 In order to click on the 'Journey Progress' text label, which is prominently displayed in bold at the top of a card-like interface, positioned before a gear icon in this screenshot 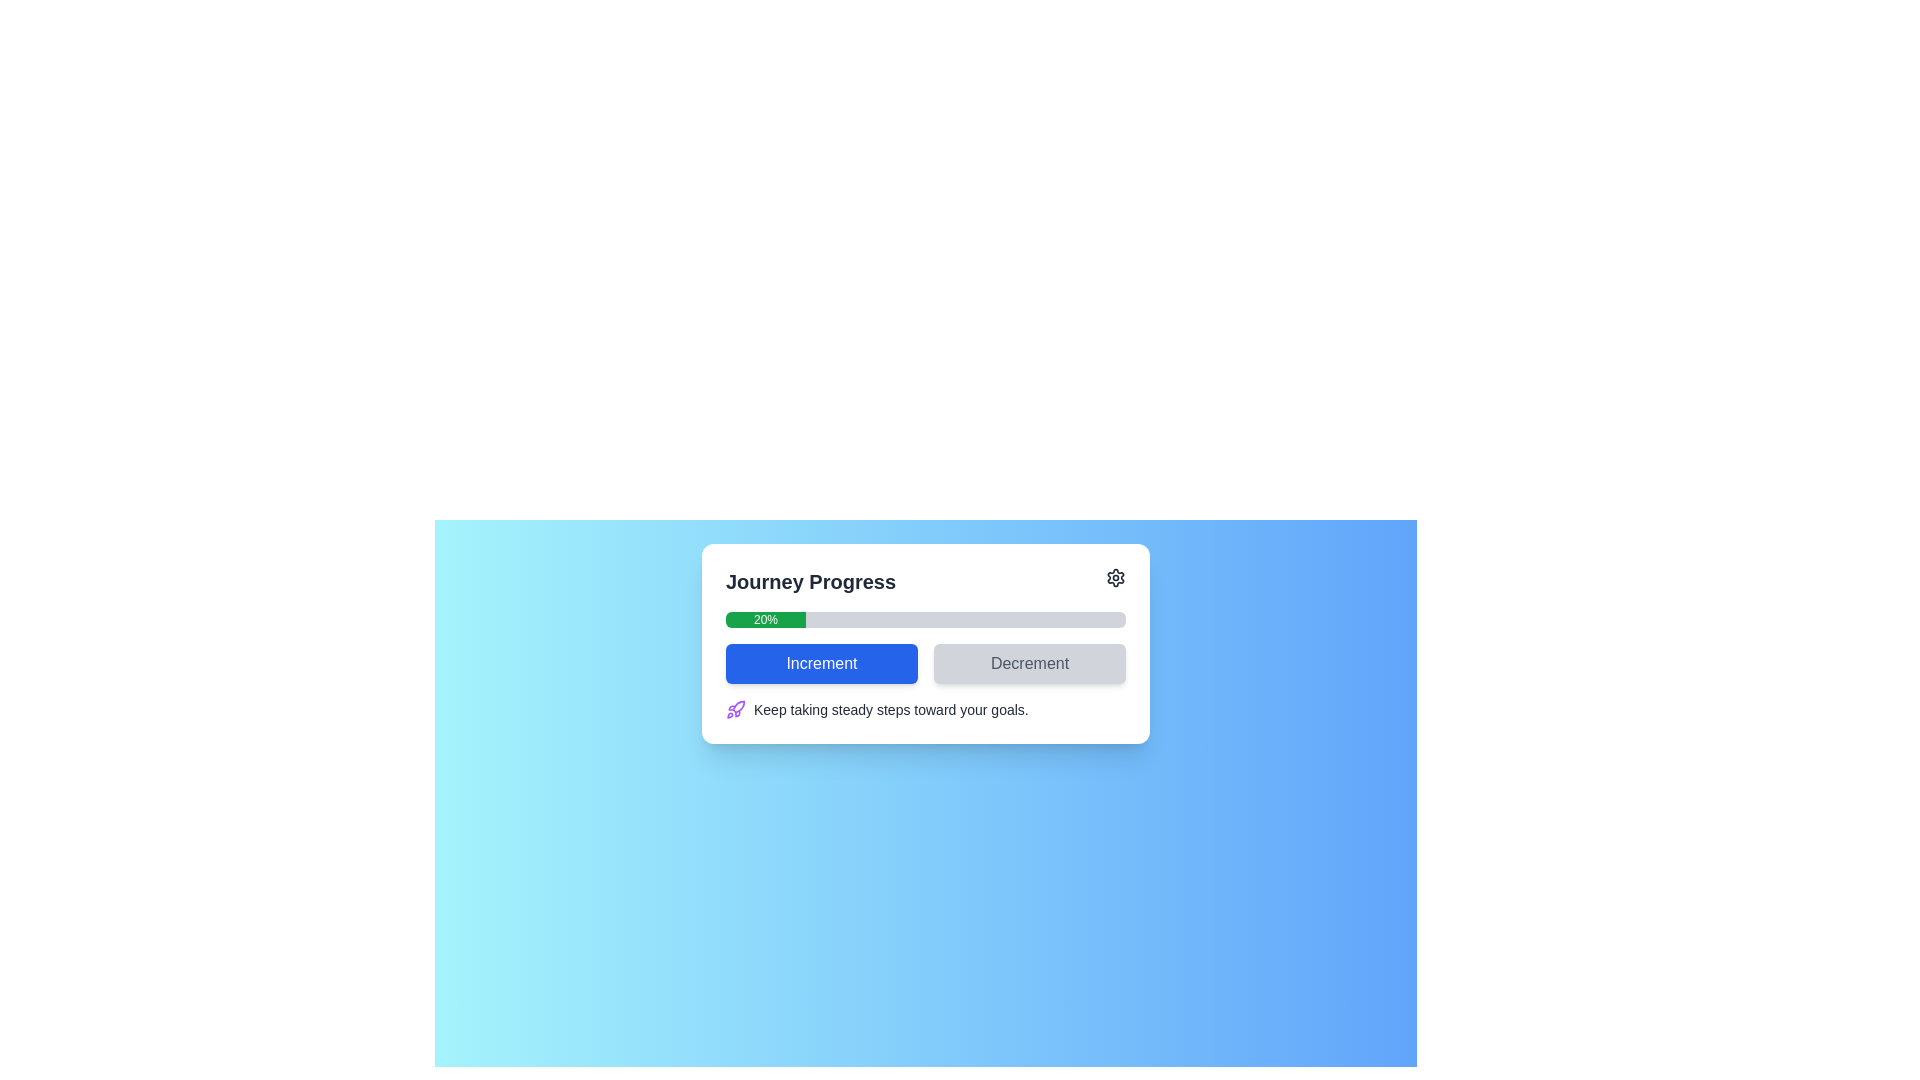, I will do `click(811, 582)`.